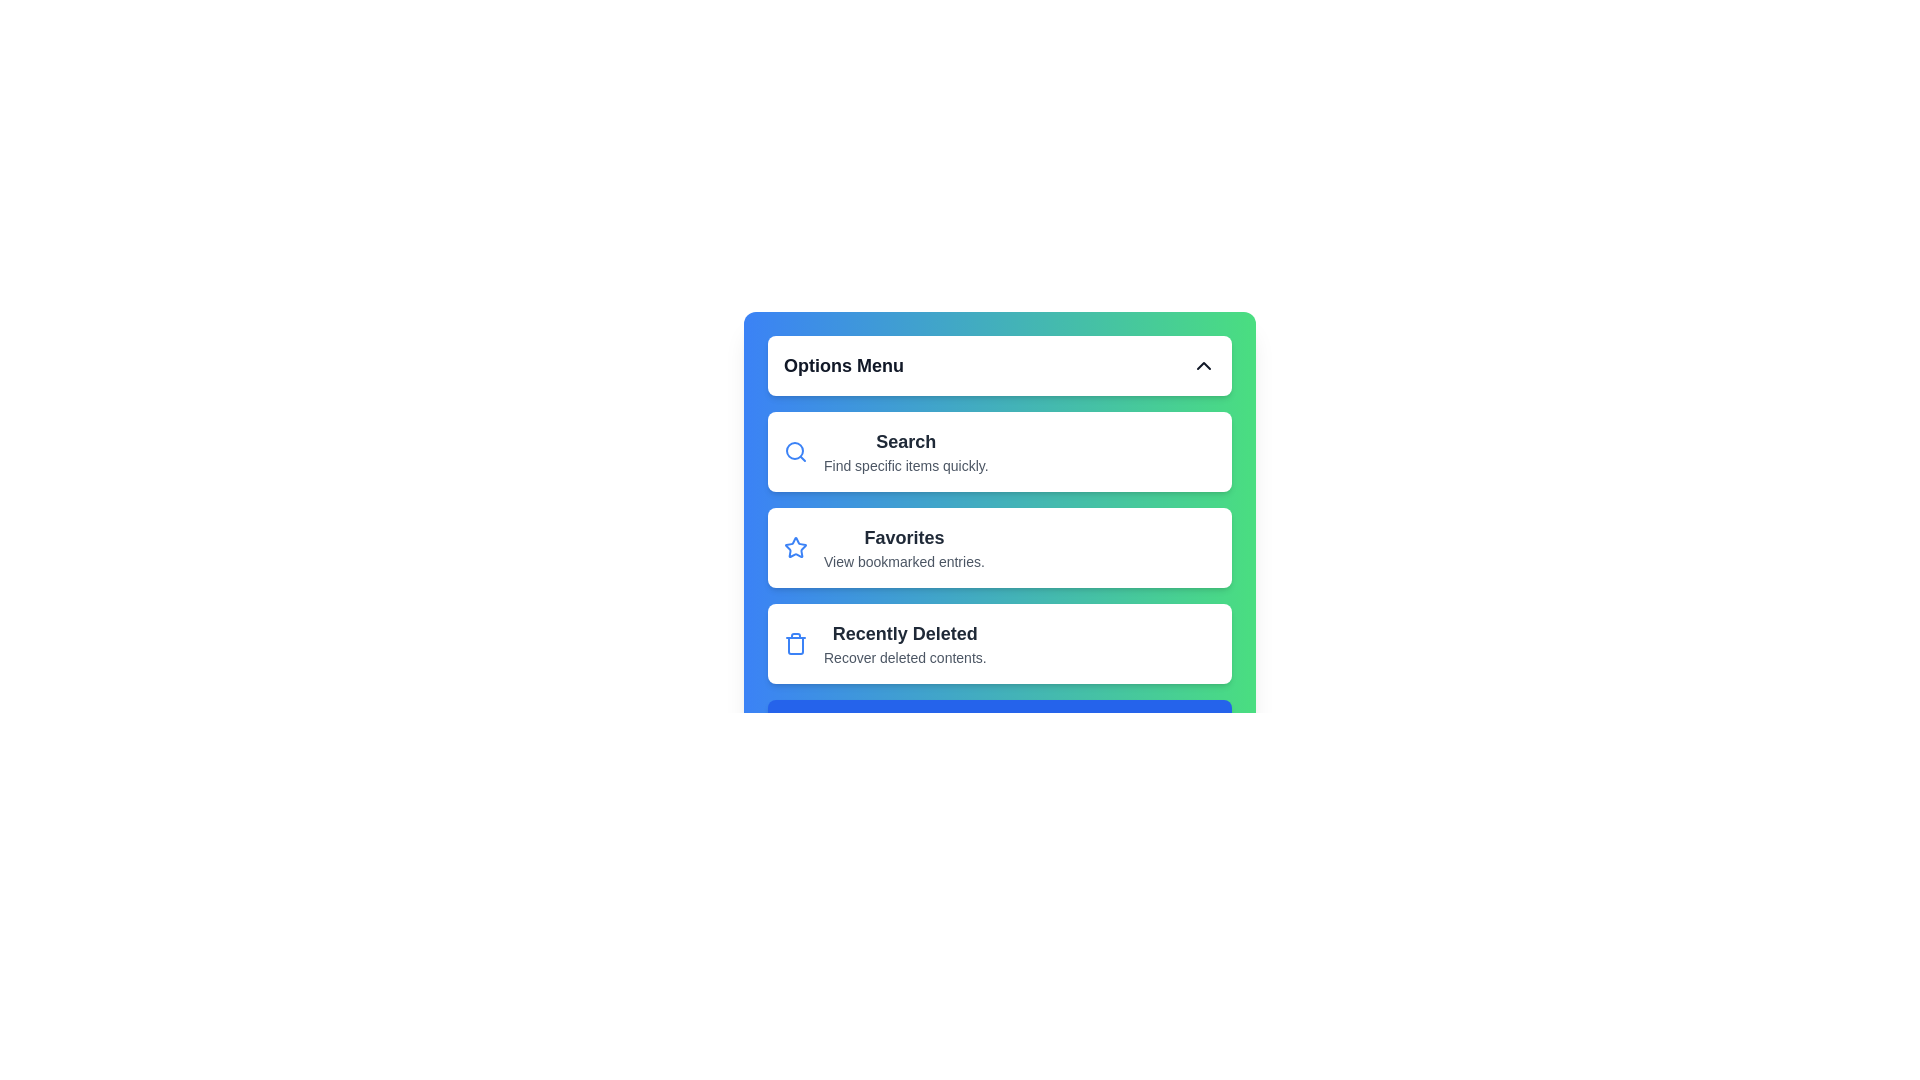  I want to click on the trash can icon representing the 'Recently Deleted' section, which serves as a visual identifier for this section, so click(795, 645).